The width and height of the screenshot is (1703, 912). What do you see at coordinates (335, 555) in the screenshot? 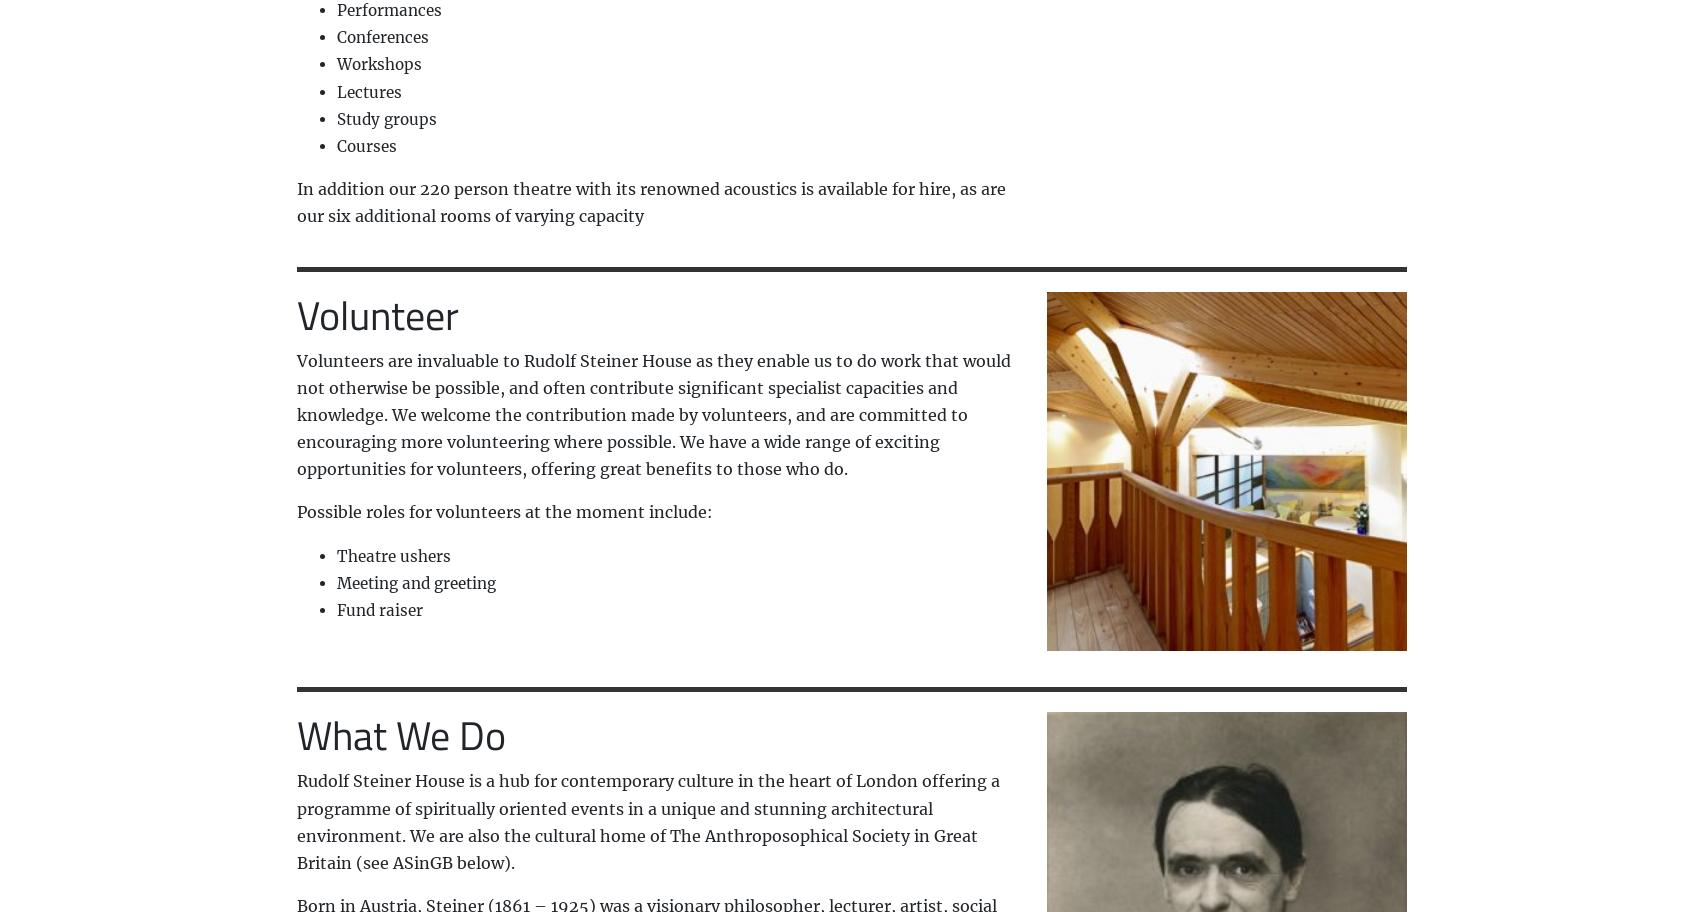
I see `'Theatre ushers'` at bounding box center [335, 555].